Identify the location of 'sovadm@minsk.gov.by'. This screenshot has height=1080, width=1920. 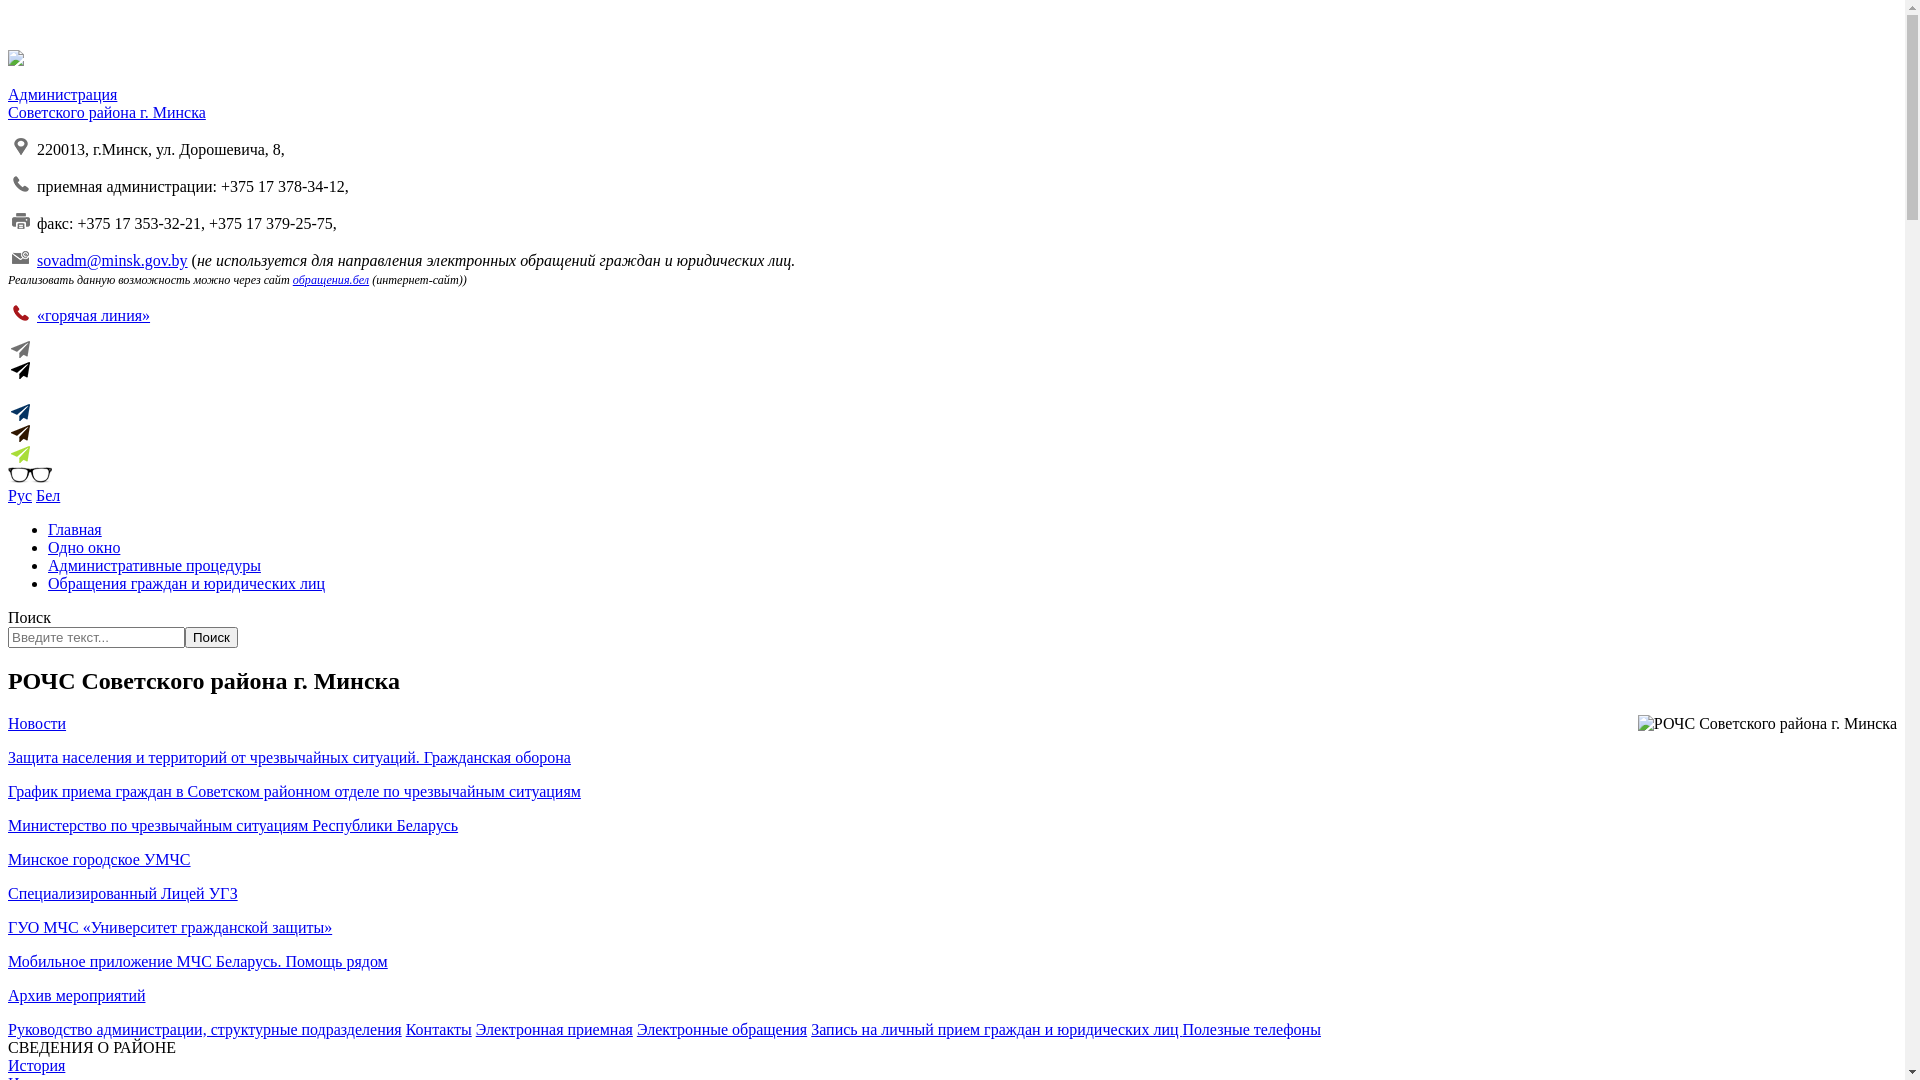
(37, 259).